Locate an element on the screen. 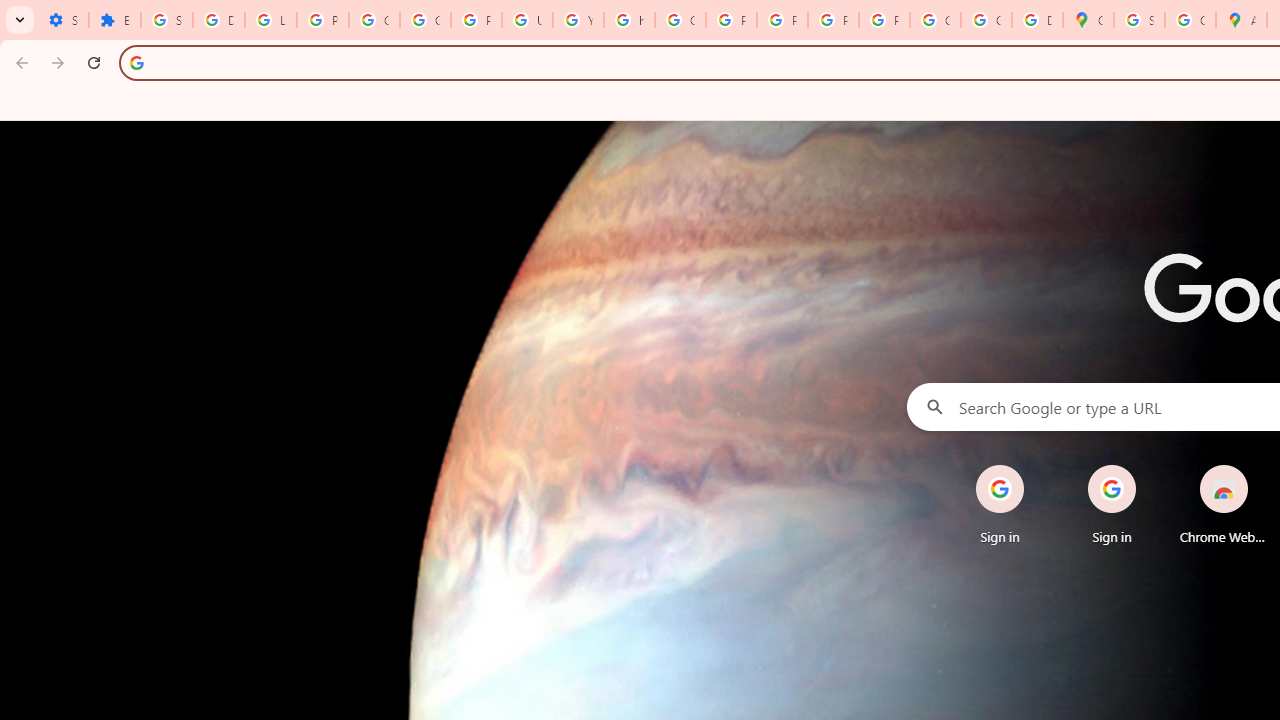  'Google Maps' is located at coordinates (1087, 20).